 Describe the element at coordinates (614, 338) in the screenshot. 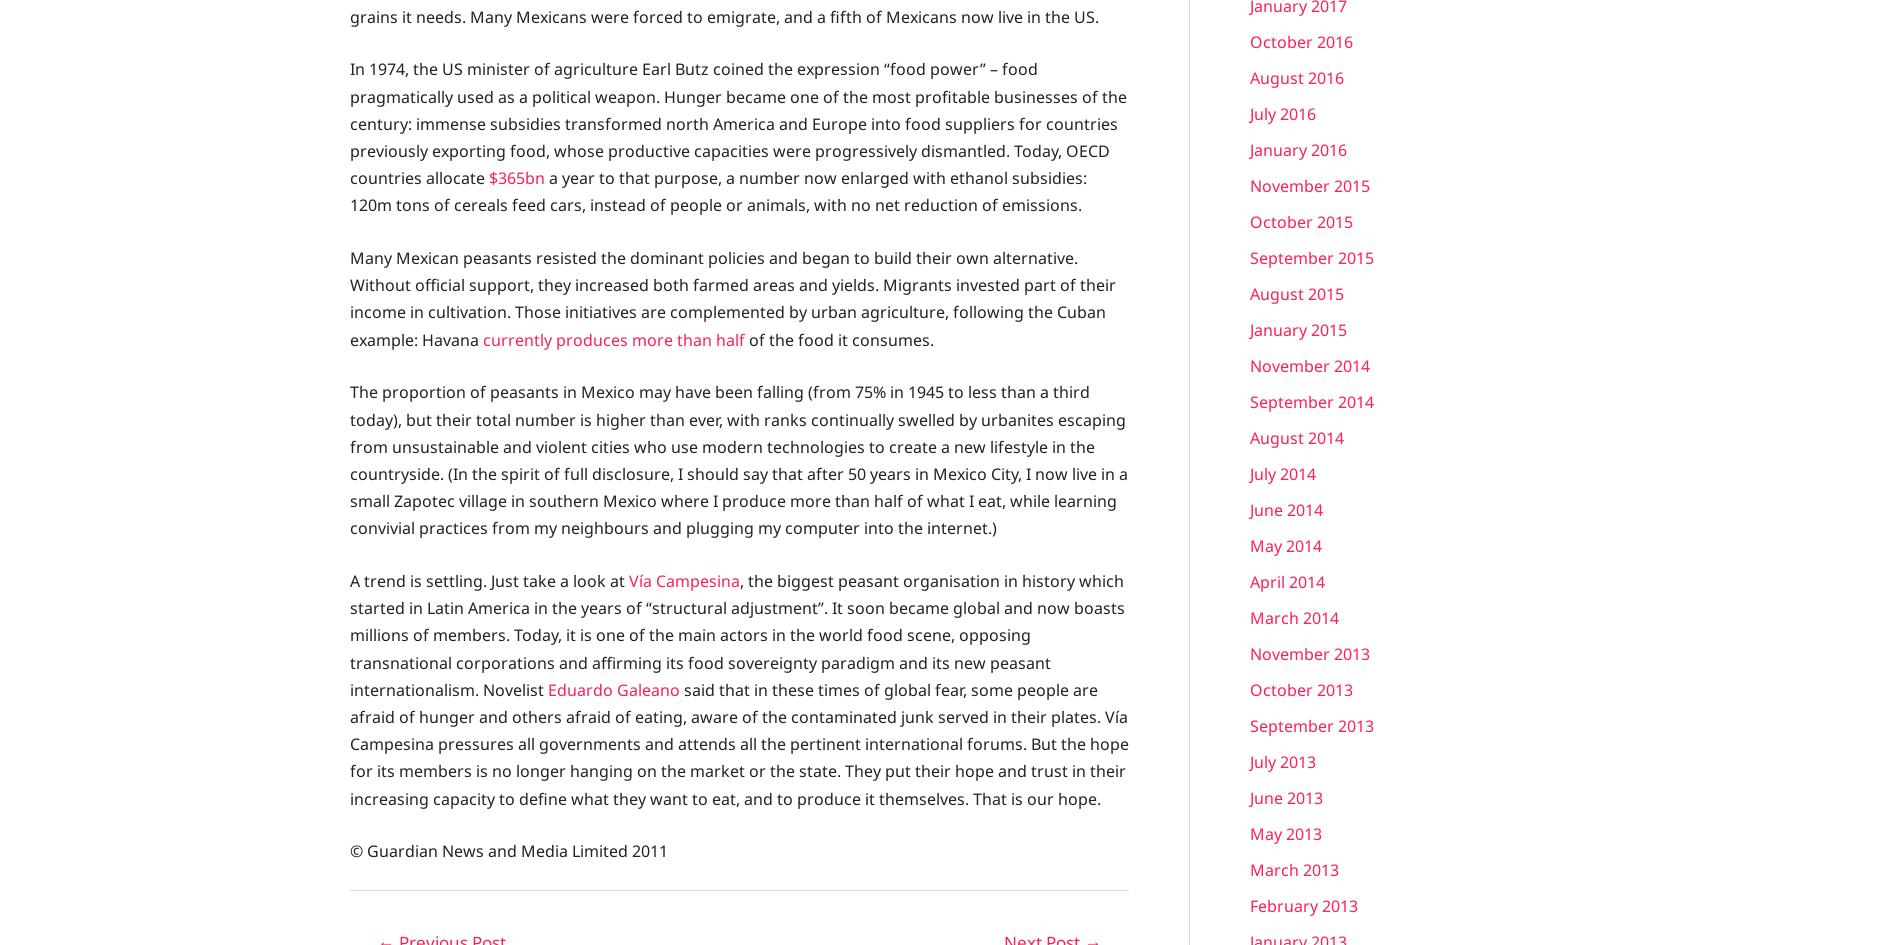

I see `'currently produces more than half'` at that location.